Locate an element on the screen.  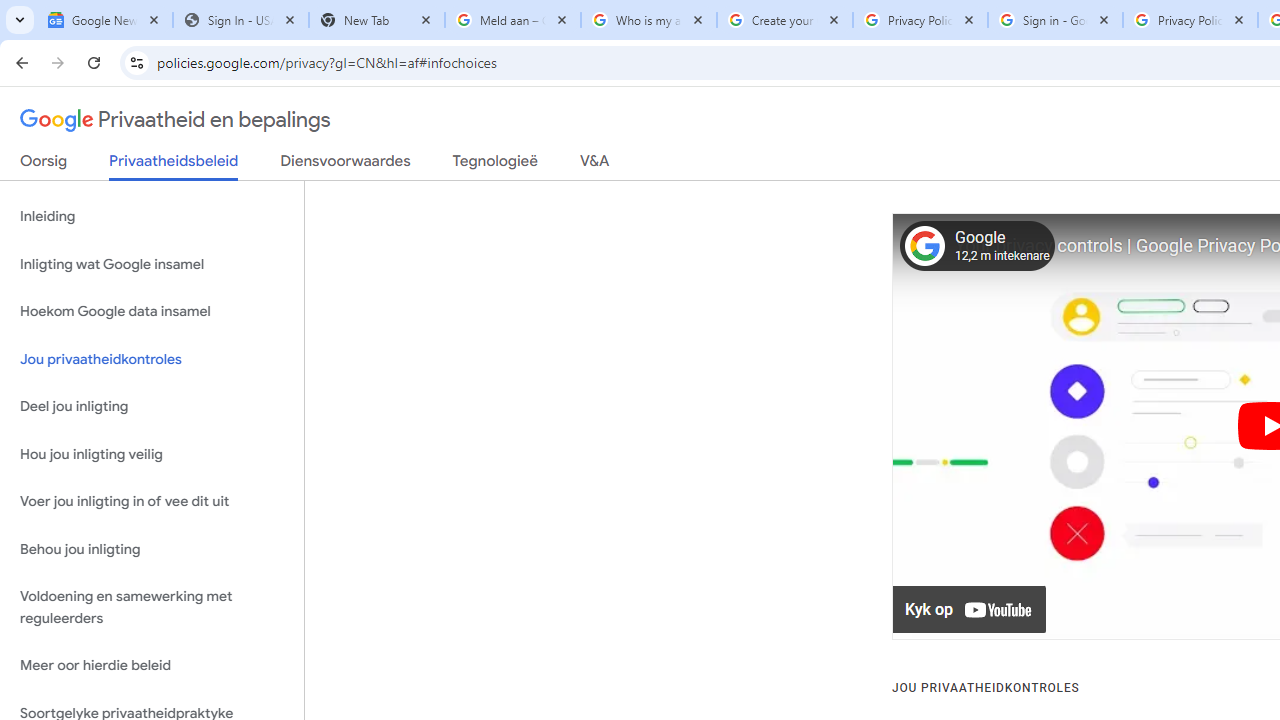
'Voldoening en samewerking met reguleerders' is located at coordinates (151, 607).